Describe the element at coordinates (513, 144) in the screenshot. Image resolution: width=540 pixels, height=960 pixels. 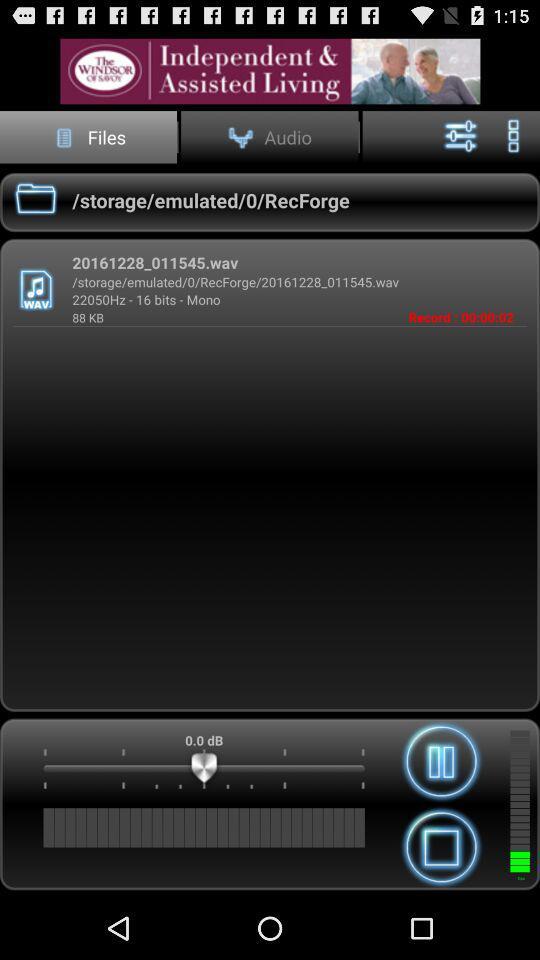
I see `the more icon` at that location.